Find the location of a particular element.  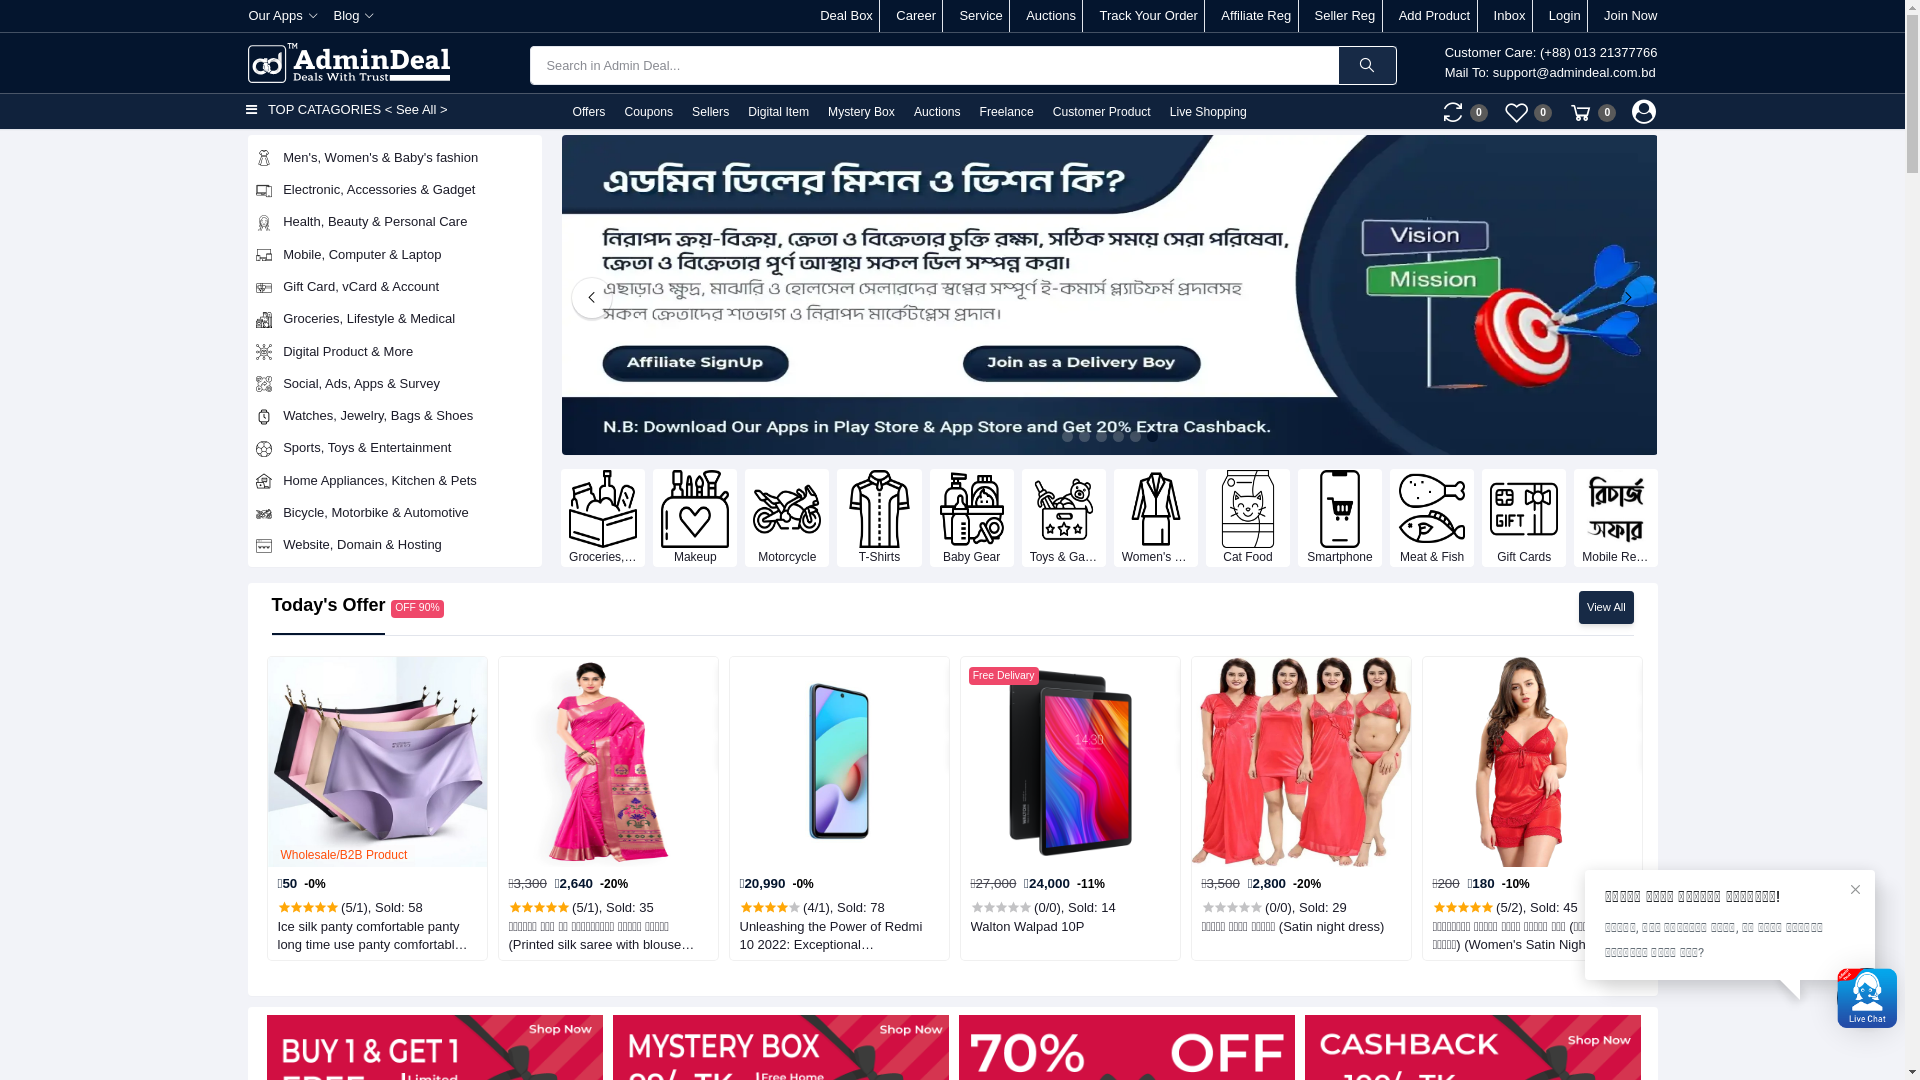

'Auctions' is located at coordinates (935, 111).